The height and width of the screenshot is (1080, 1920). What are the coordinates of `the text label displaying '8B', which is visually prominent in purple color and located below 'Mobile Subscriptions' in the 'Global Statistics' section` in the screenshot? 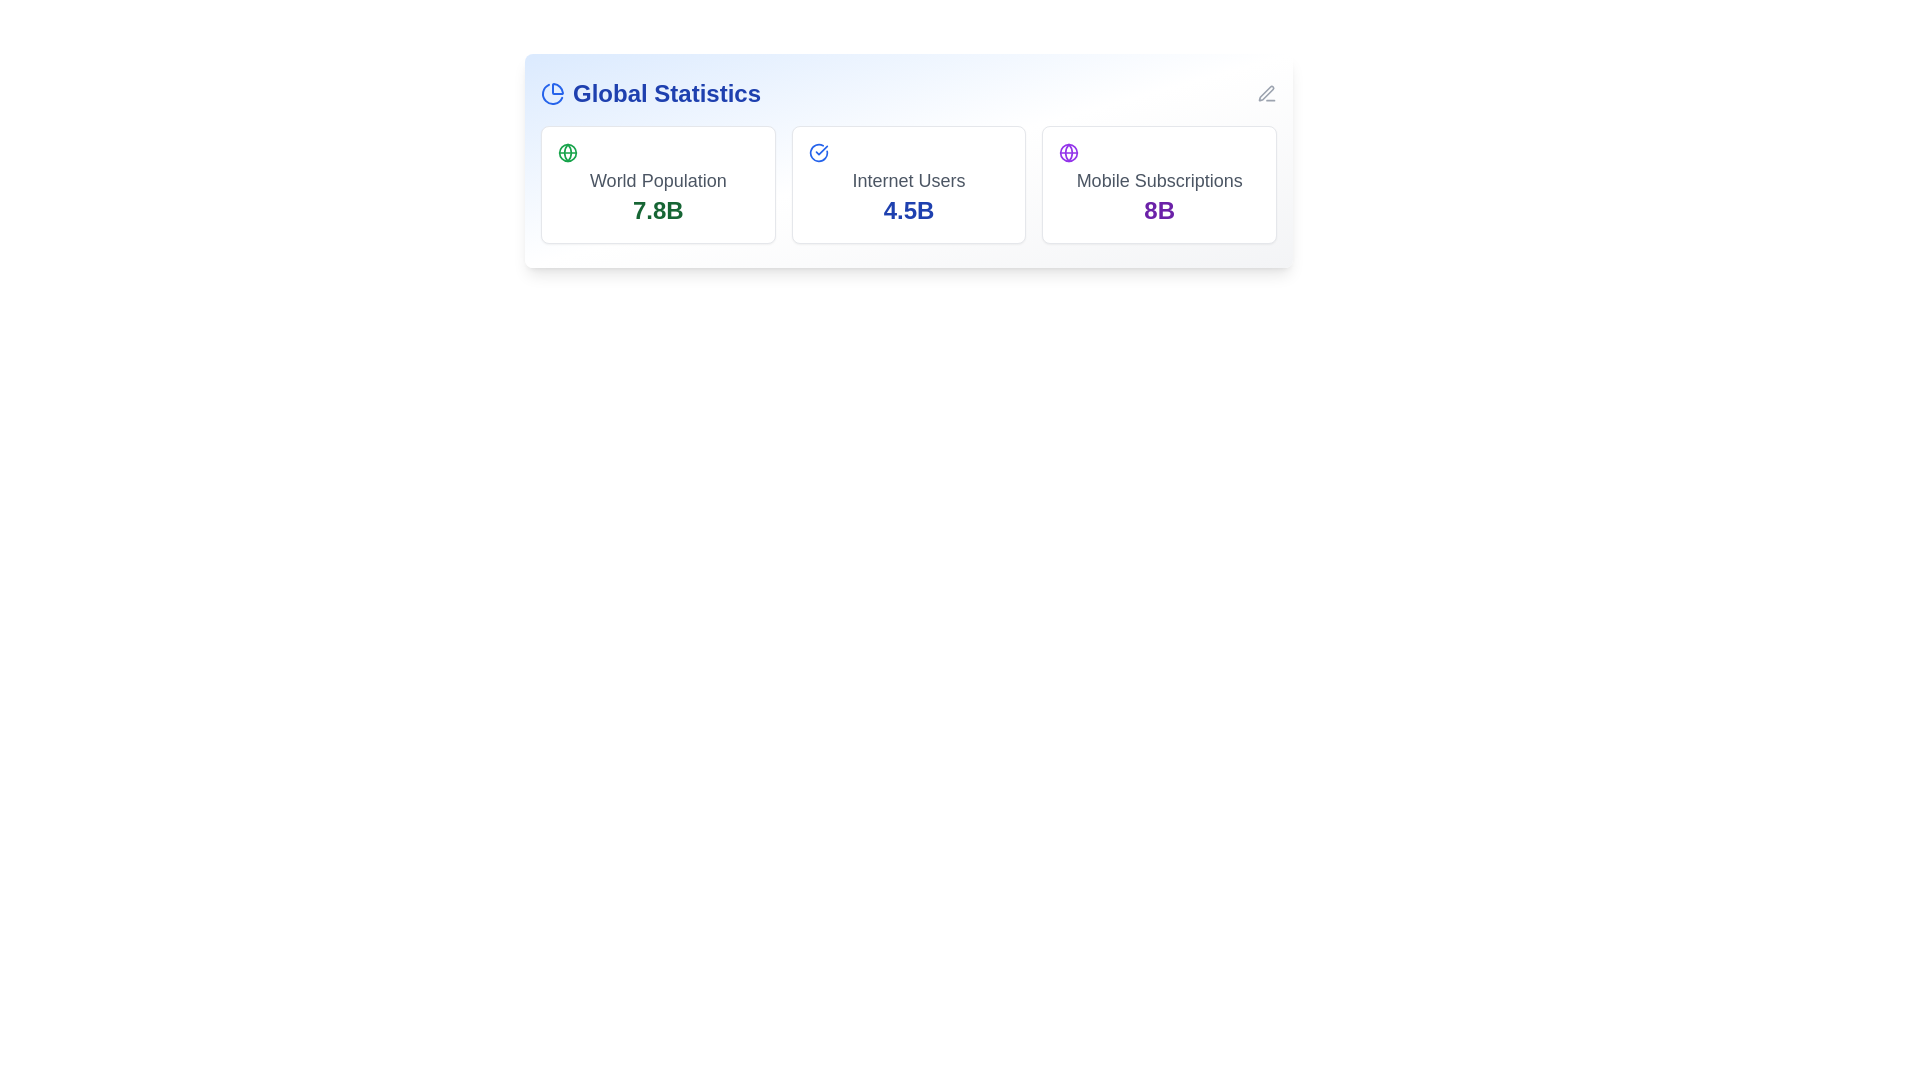 It's located at (1159, 211).